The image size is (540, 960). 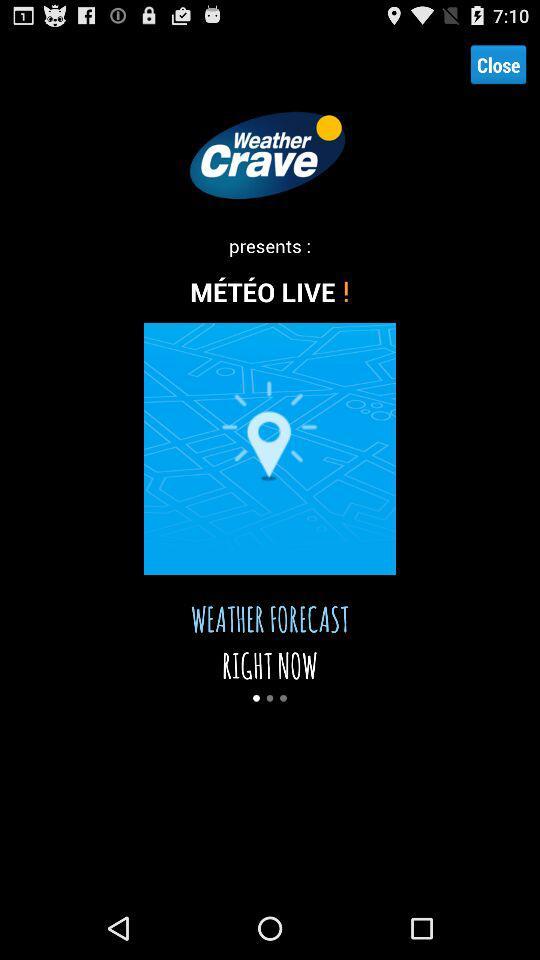 What do you see at coordinates (497, 64) in the screenshot?
I see `icon at the top right corner` at bounding box center [497, 64].